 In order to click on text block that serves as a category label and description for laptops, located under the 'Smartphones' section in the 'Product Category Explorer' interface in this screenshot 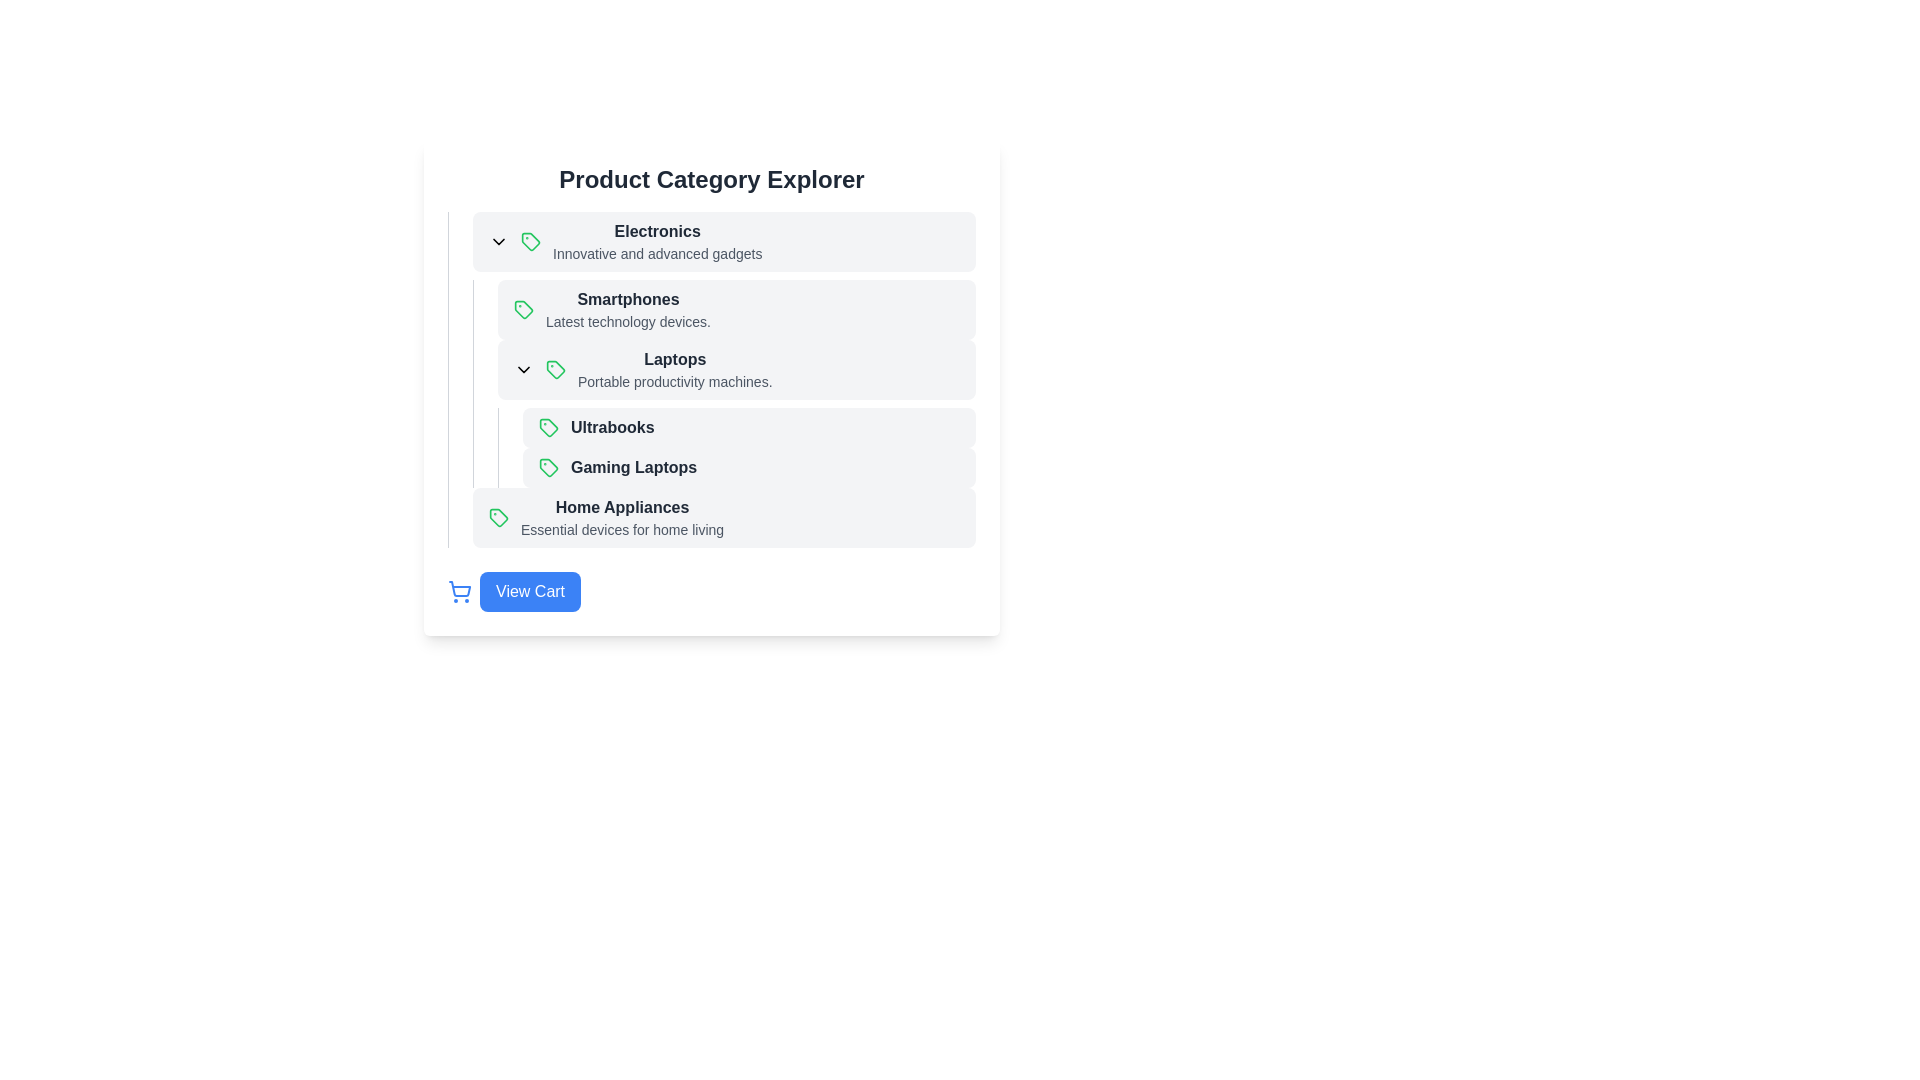, I will do `click(675, 370)`.